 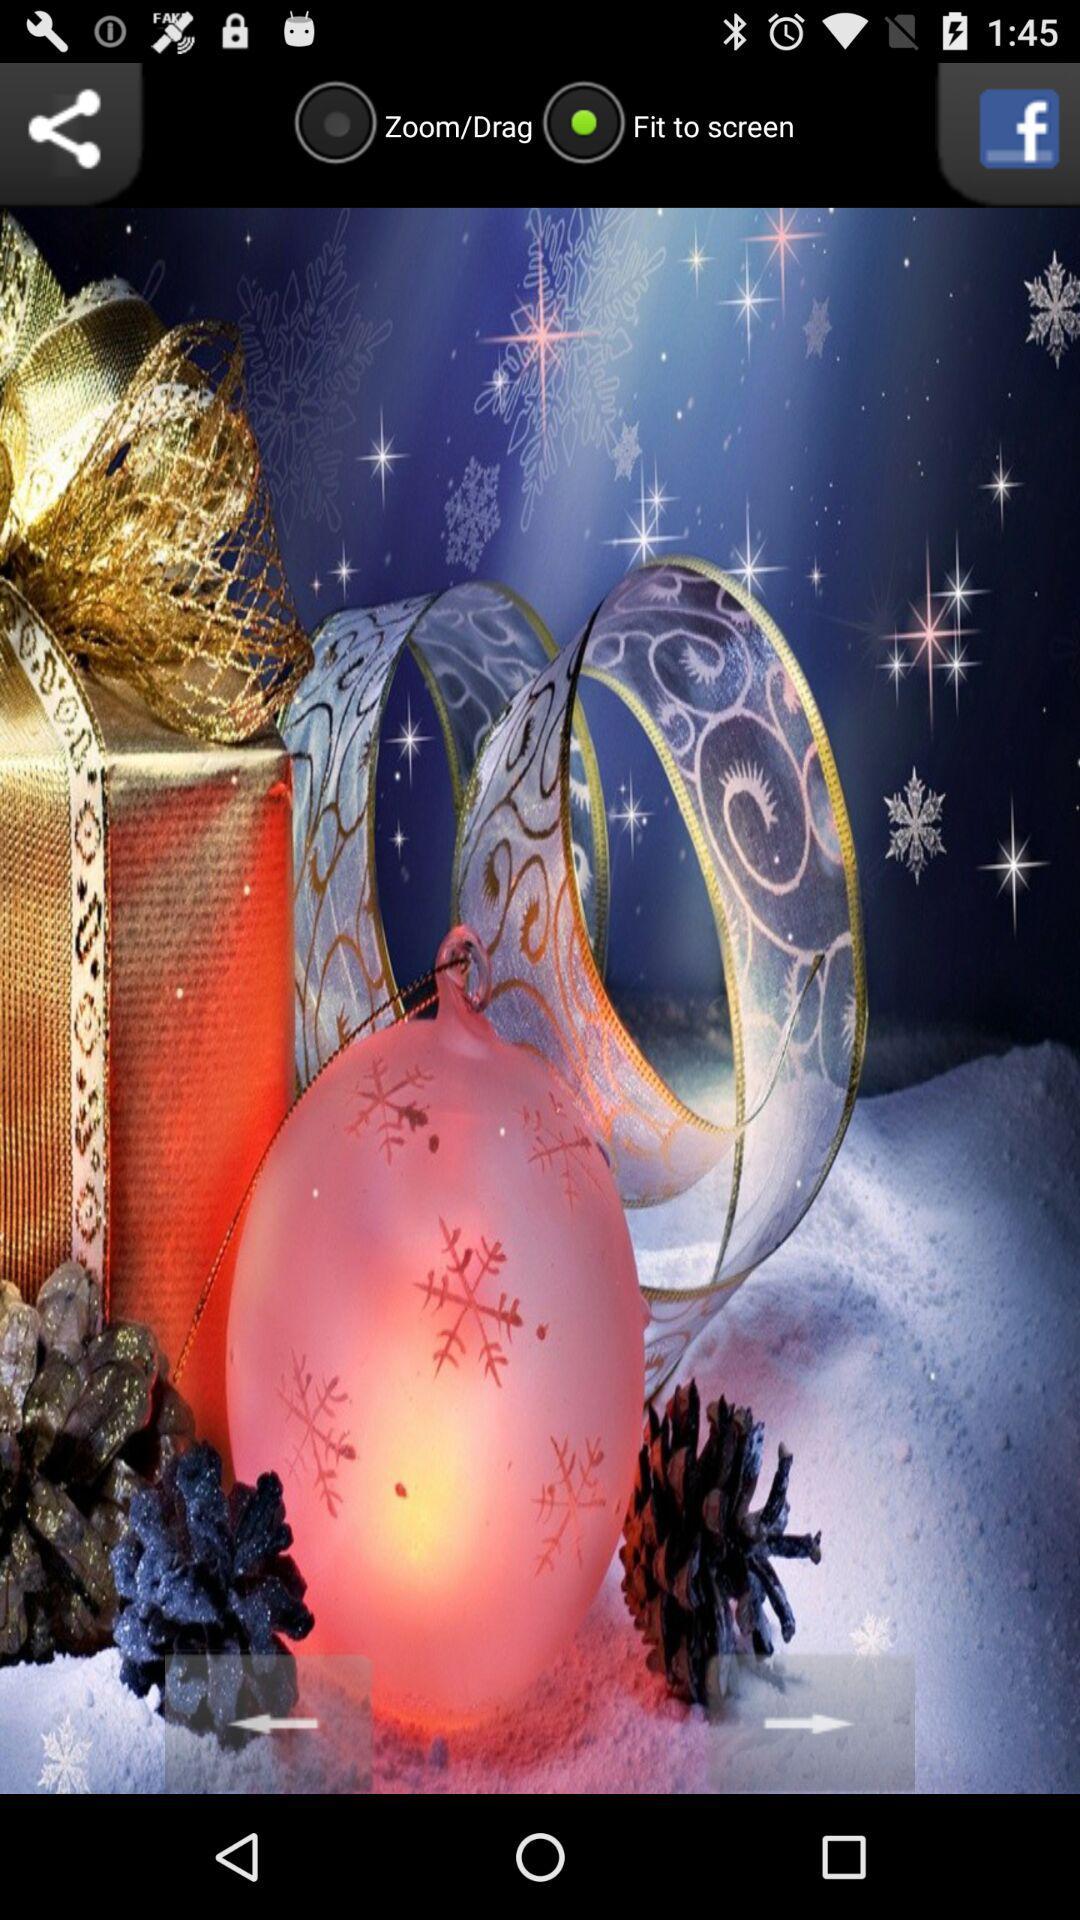 What do you see at coordinates (810, 1720) in the screenshot?
I see `go forward` at bounding box center [810, 1720].